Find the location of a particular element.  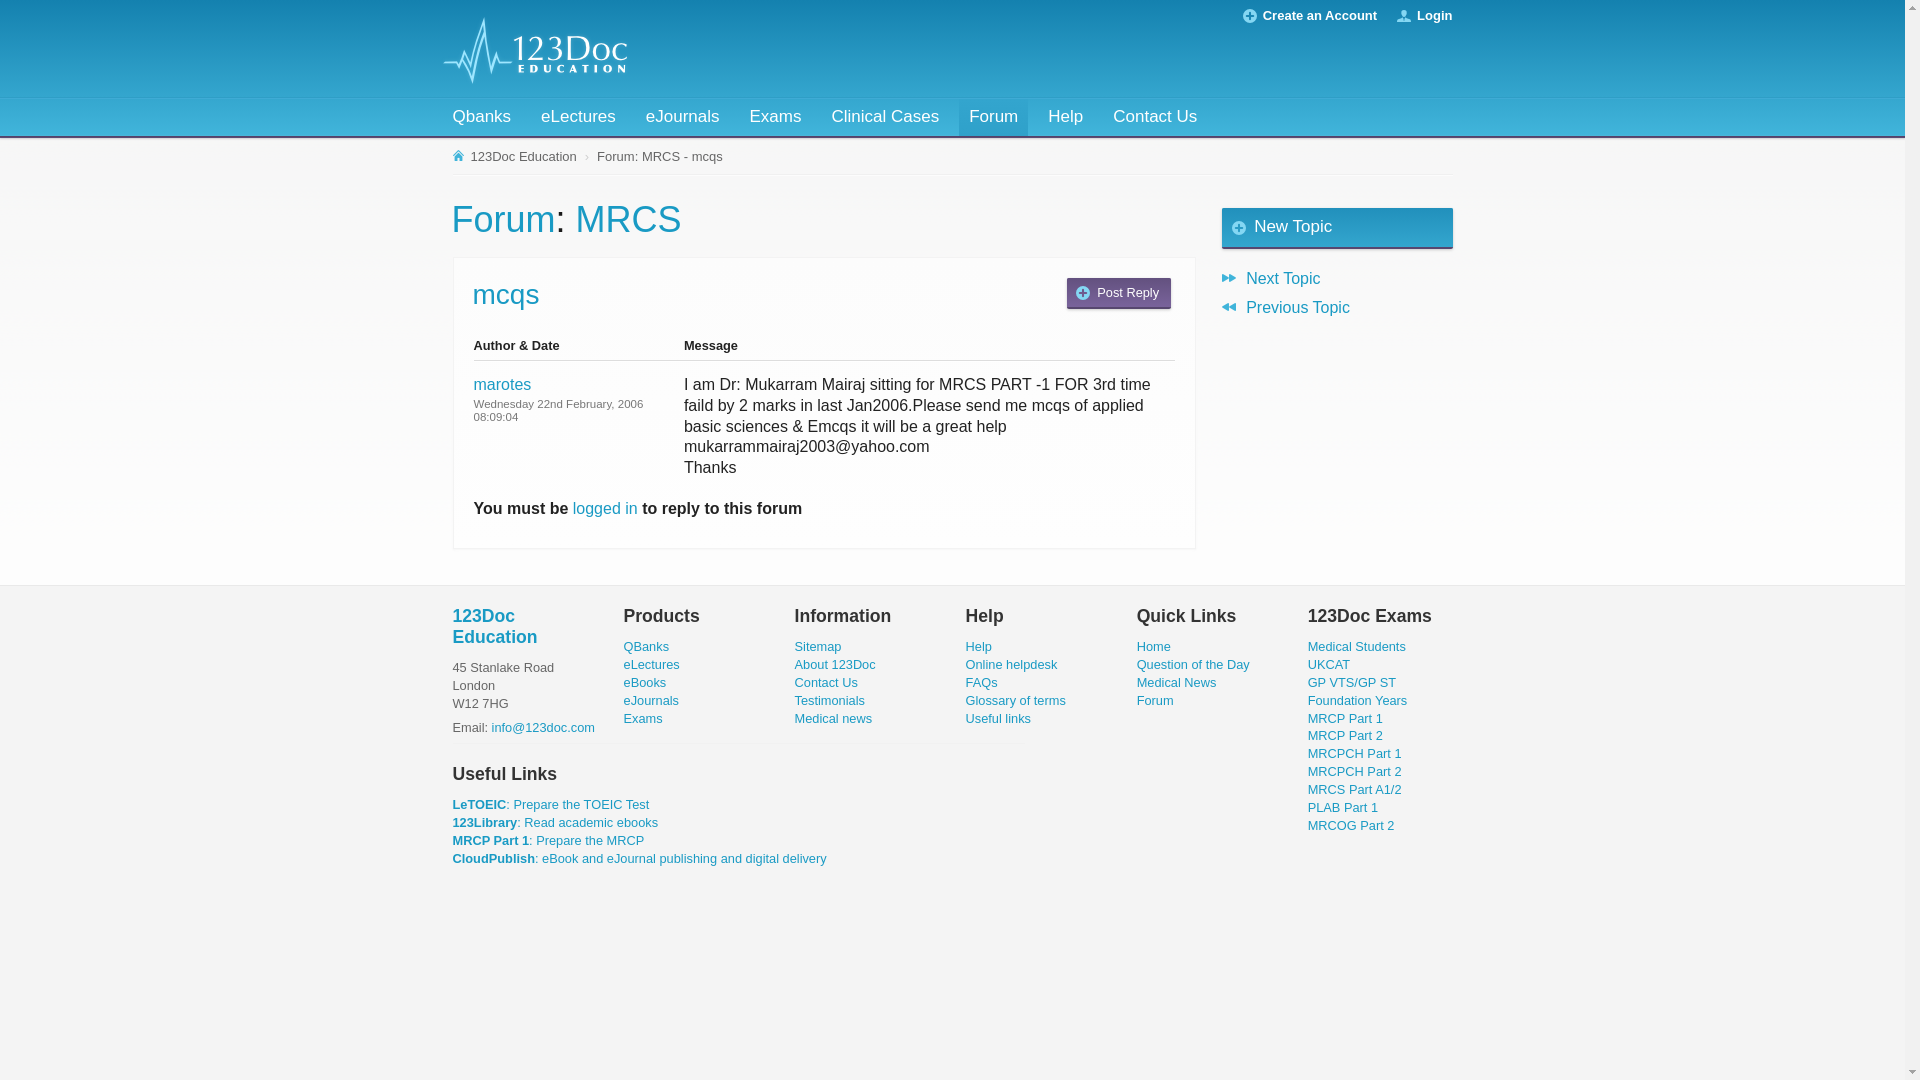

'Medical news' is located at coordinates (834, 717).